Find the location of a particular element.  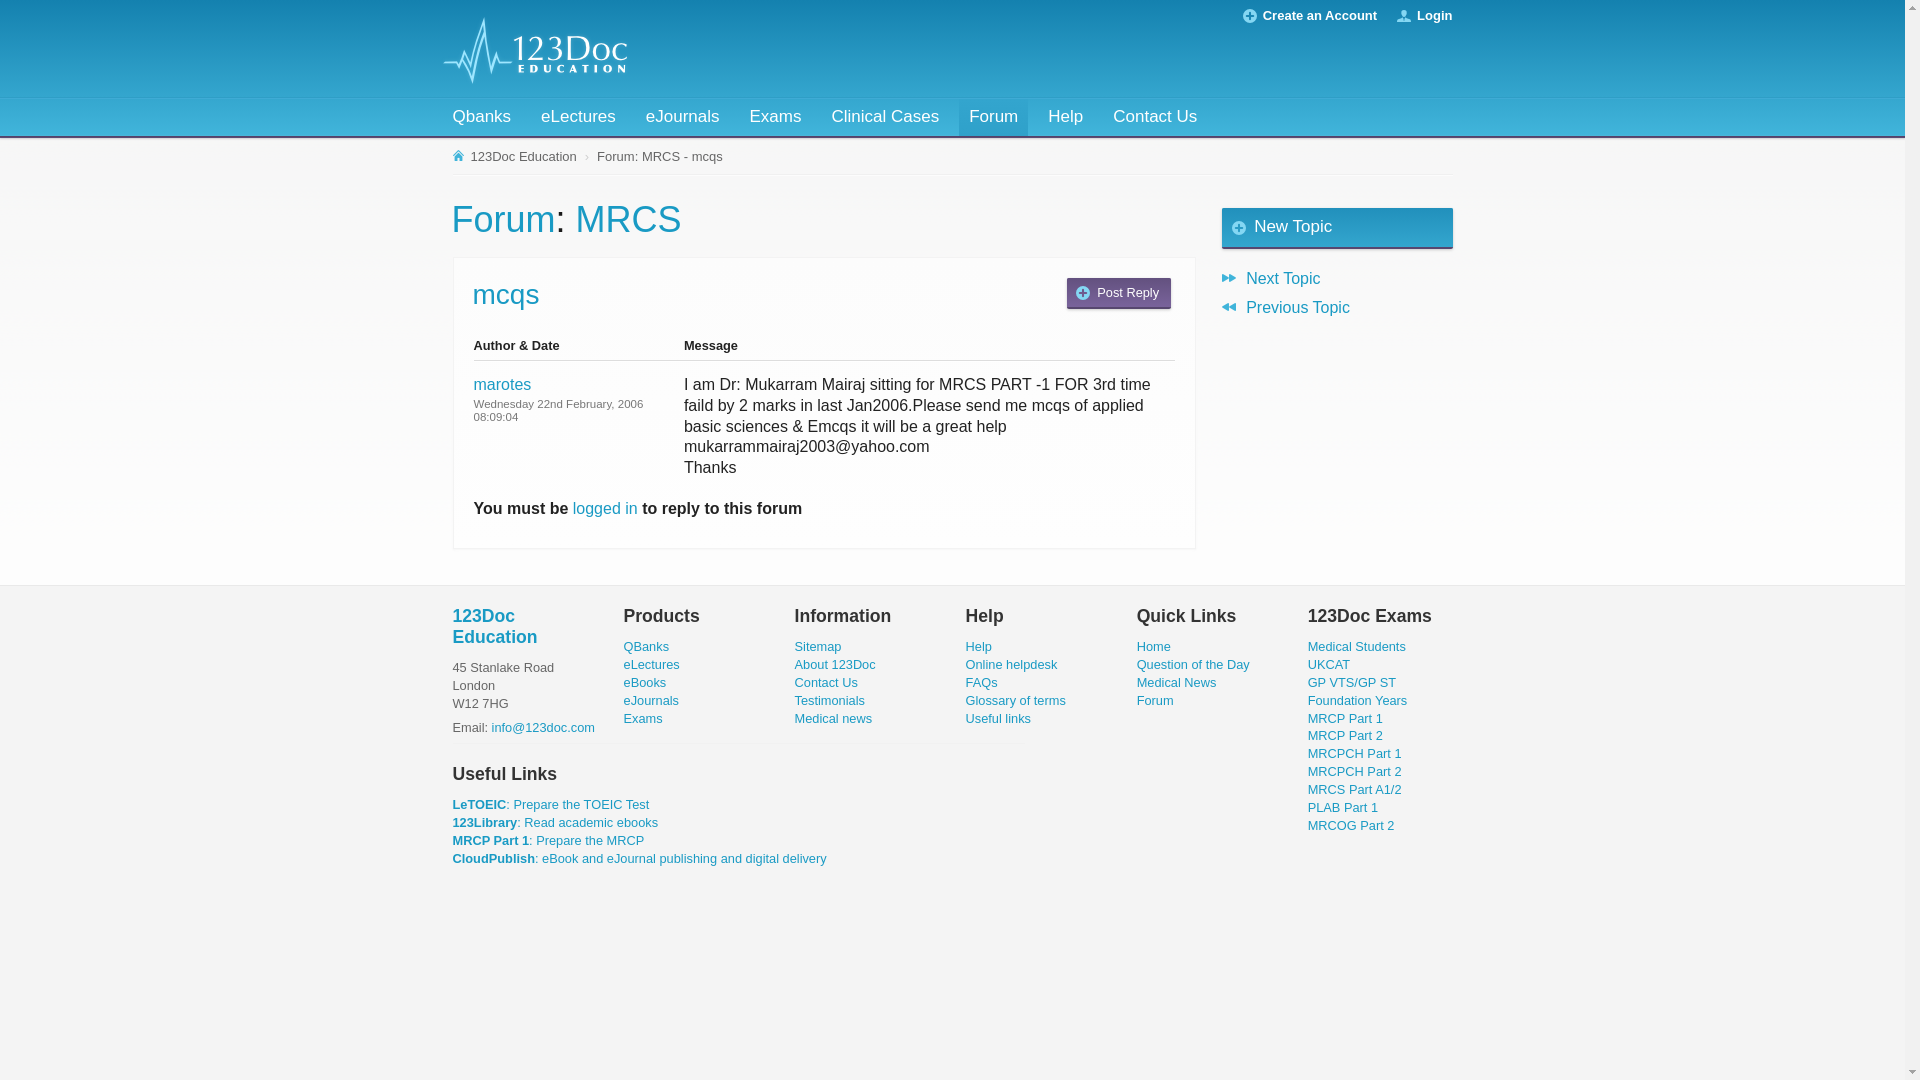

'Medical news' is located at coordinates (834, 717).